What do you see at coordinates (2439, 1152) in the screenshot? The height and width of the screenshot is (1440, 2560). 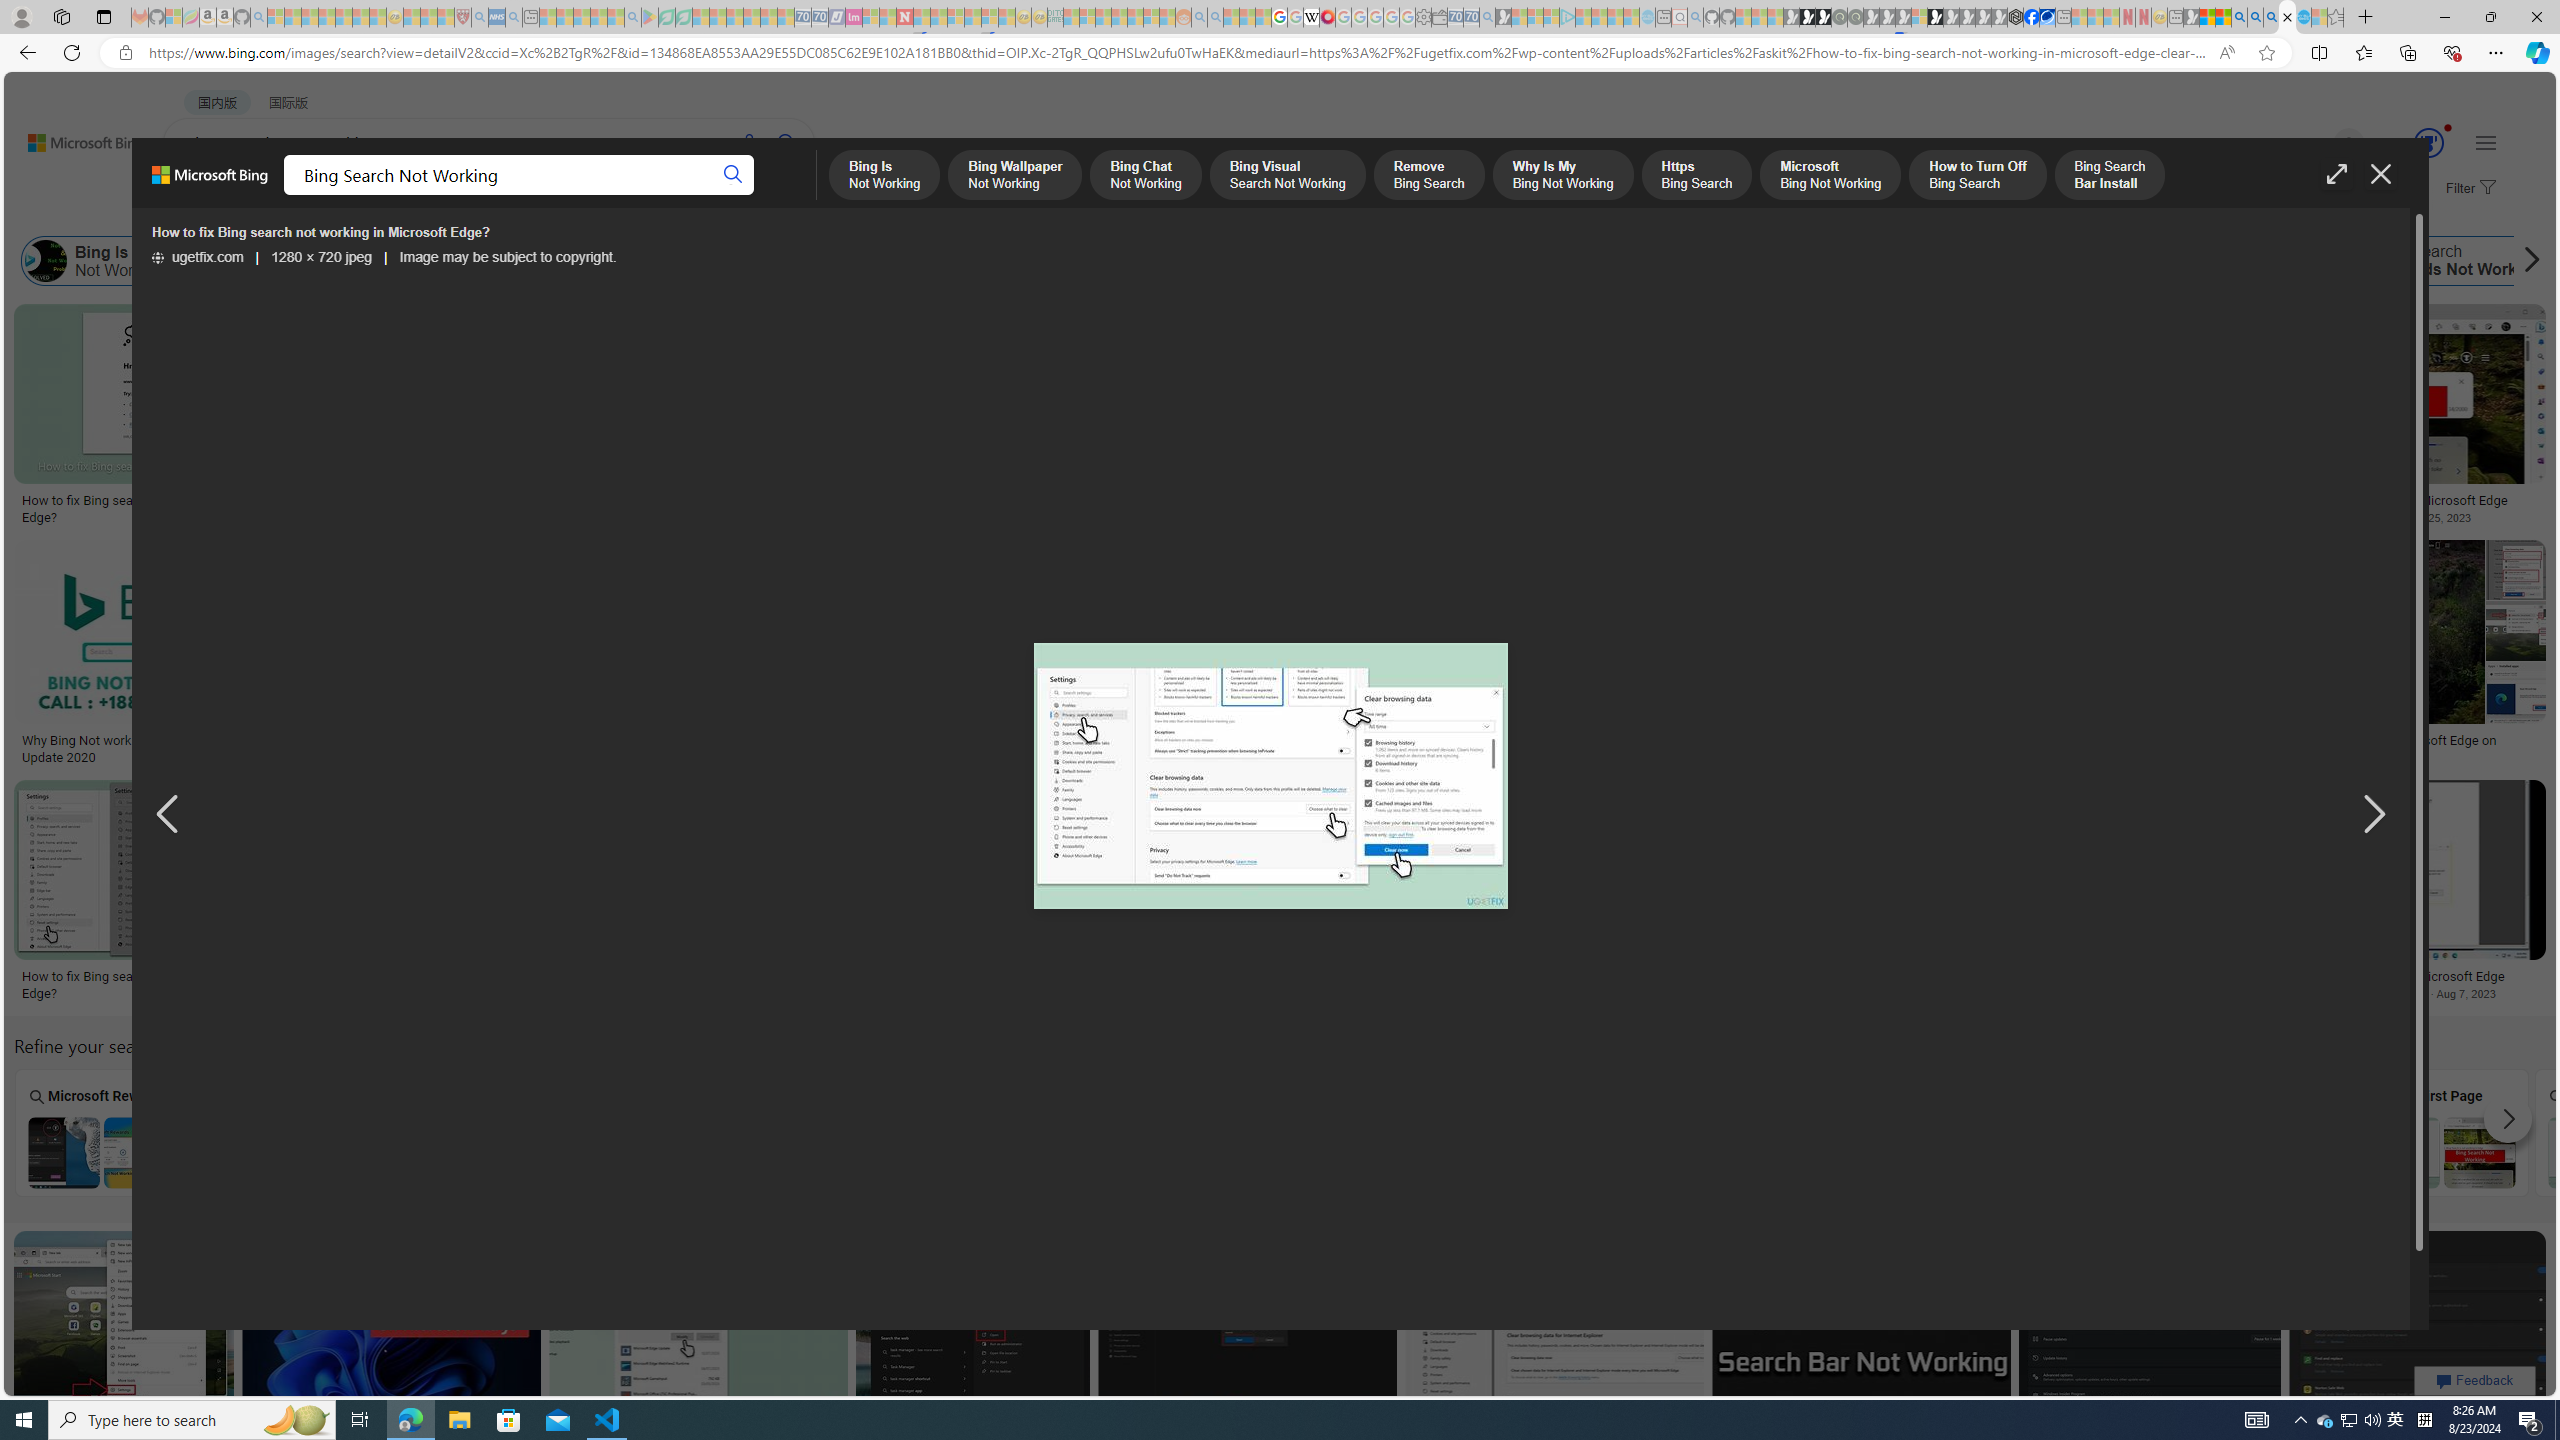 I see `'Why First Page of Bing Search Not Working'` at bounding box center [2439, 1152].